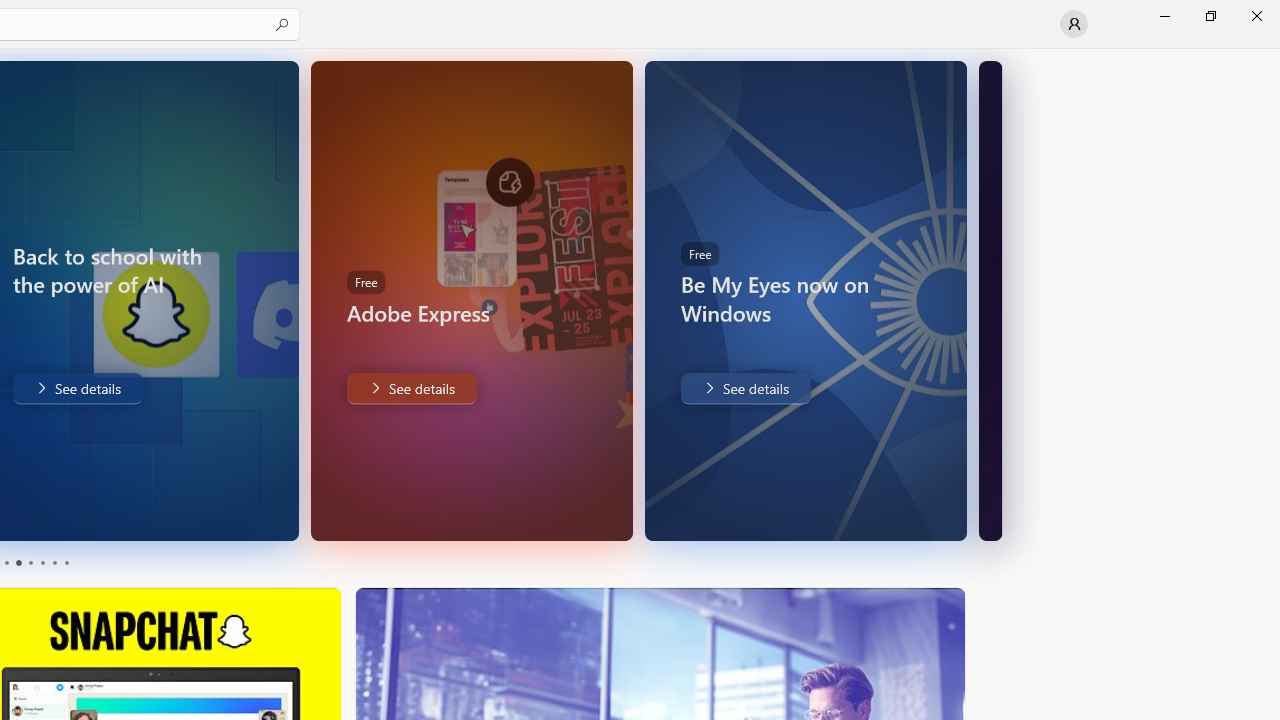 The width and height of the screenshot is (1280, 720). Describe the element at coordinates (35, 563) in the screenshot. I see `'Pager'` at that location.